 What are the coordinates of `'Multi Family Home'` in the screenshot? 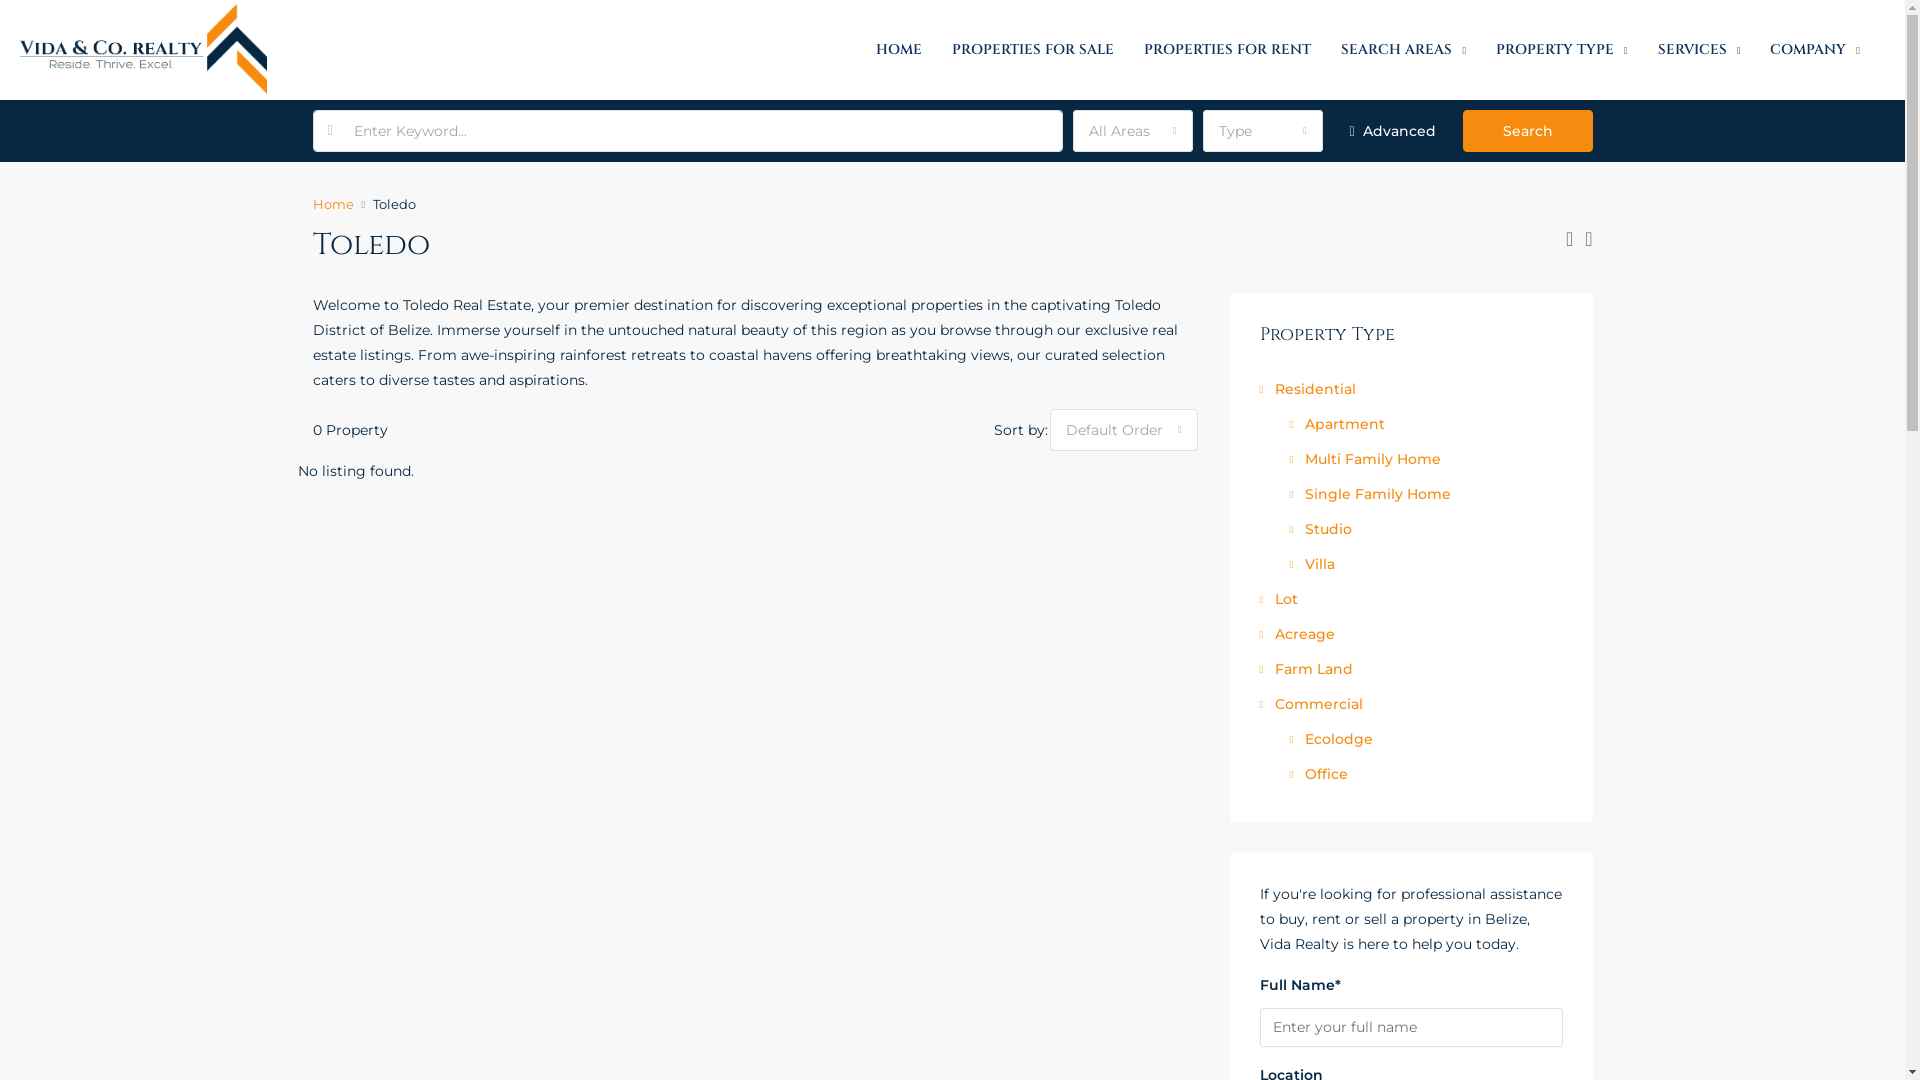 It's located at (1364, 459).